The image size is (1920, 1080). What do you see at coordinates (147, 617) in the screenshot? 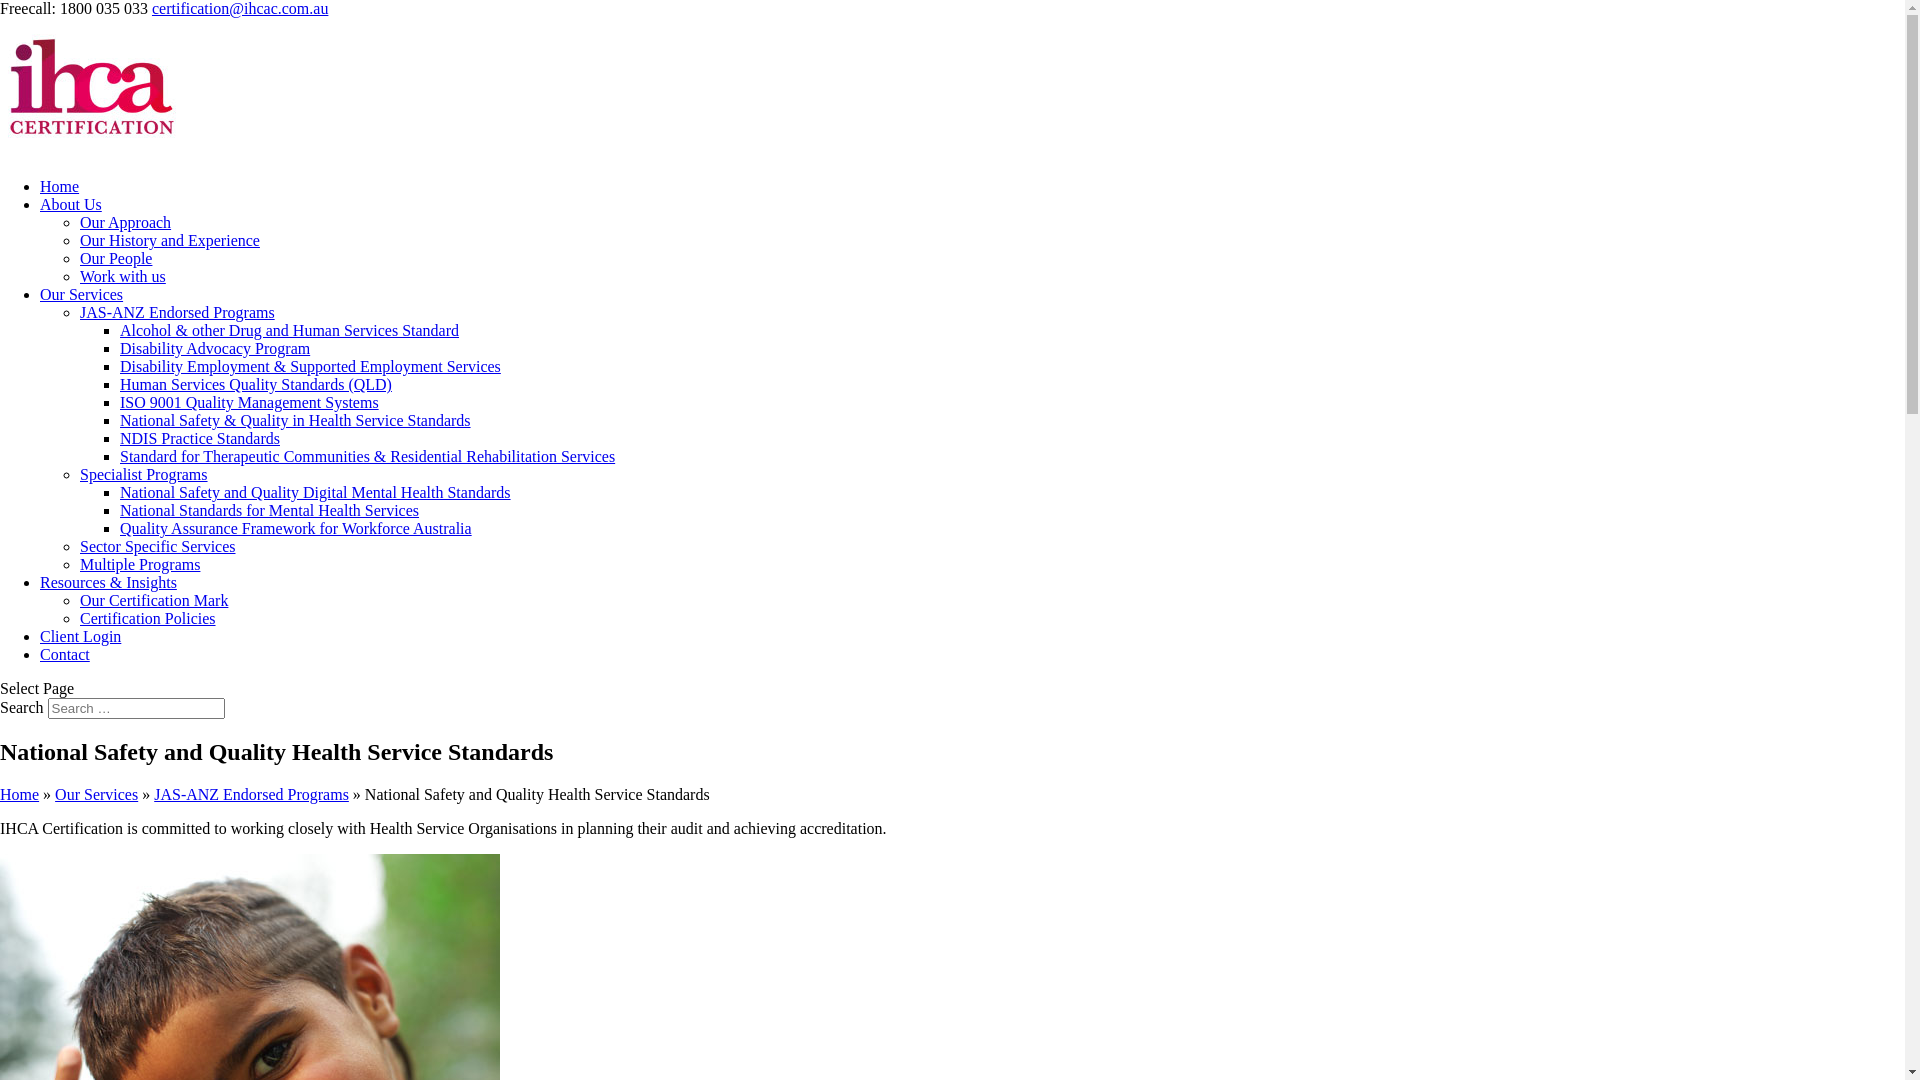
I see `'Certification Policies'` at bounding box center [147, 617].